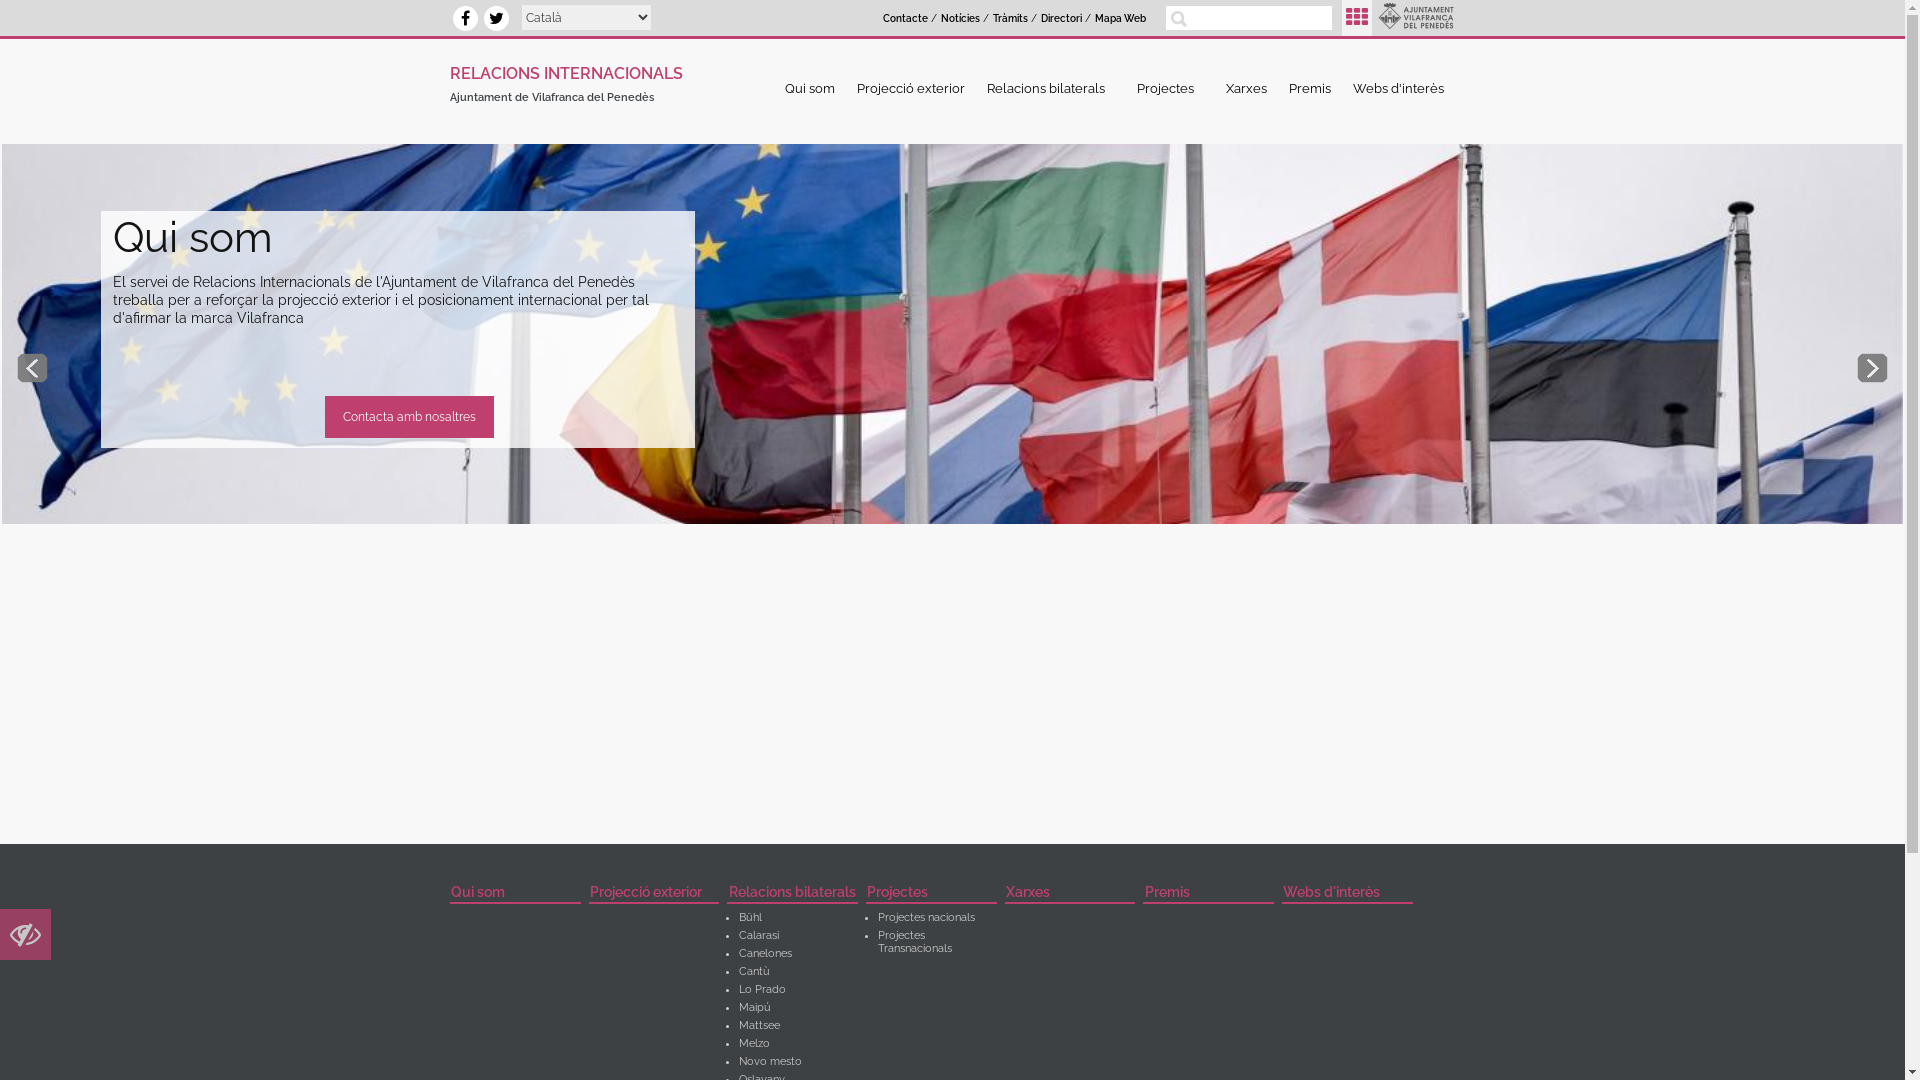  What do you see at coordinates (758, 1025) in the screenshot?
I see `'Mattsee'` at bounding box center [758, 1025].